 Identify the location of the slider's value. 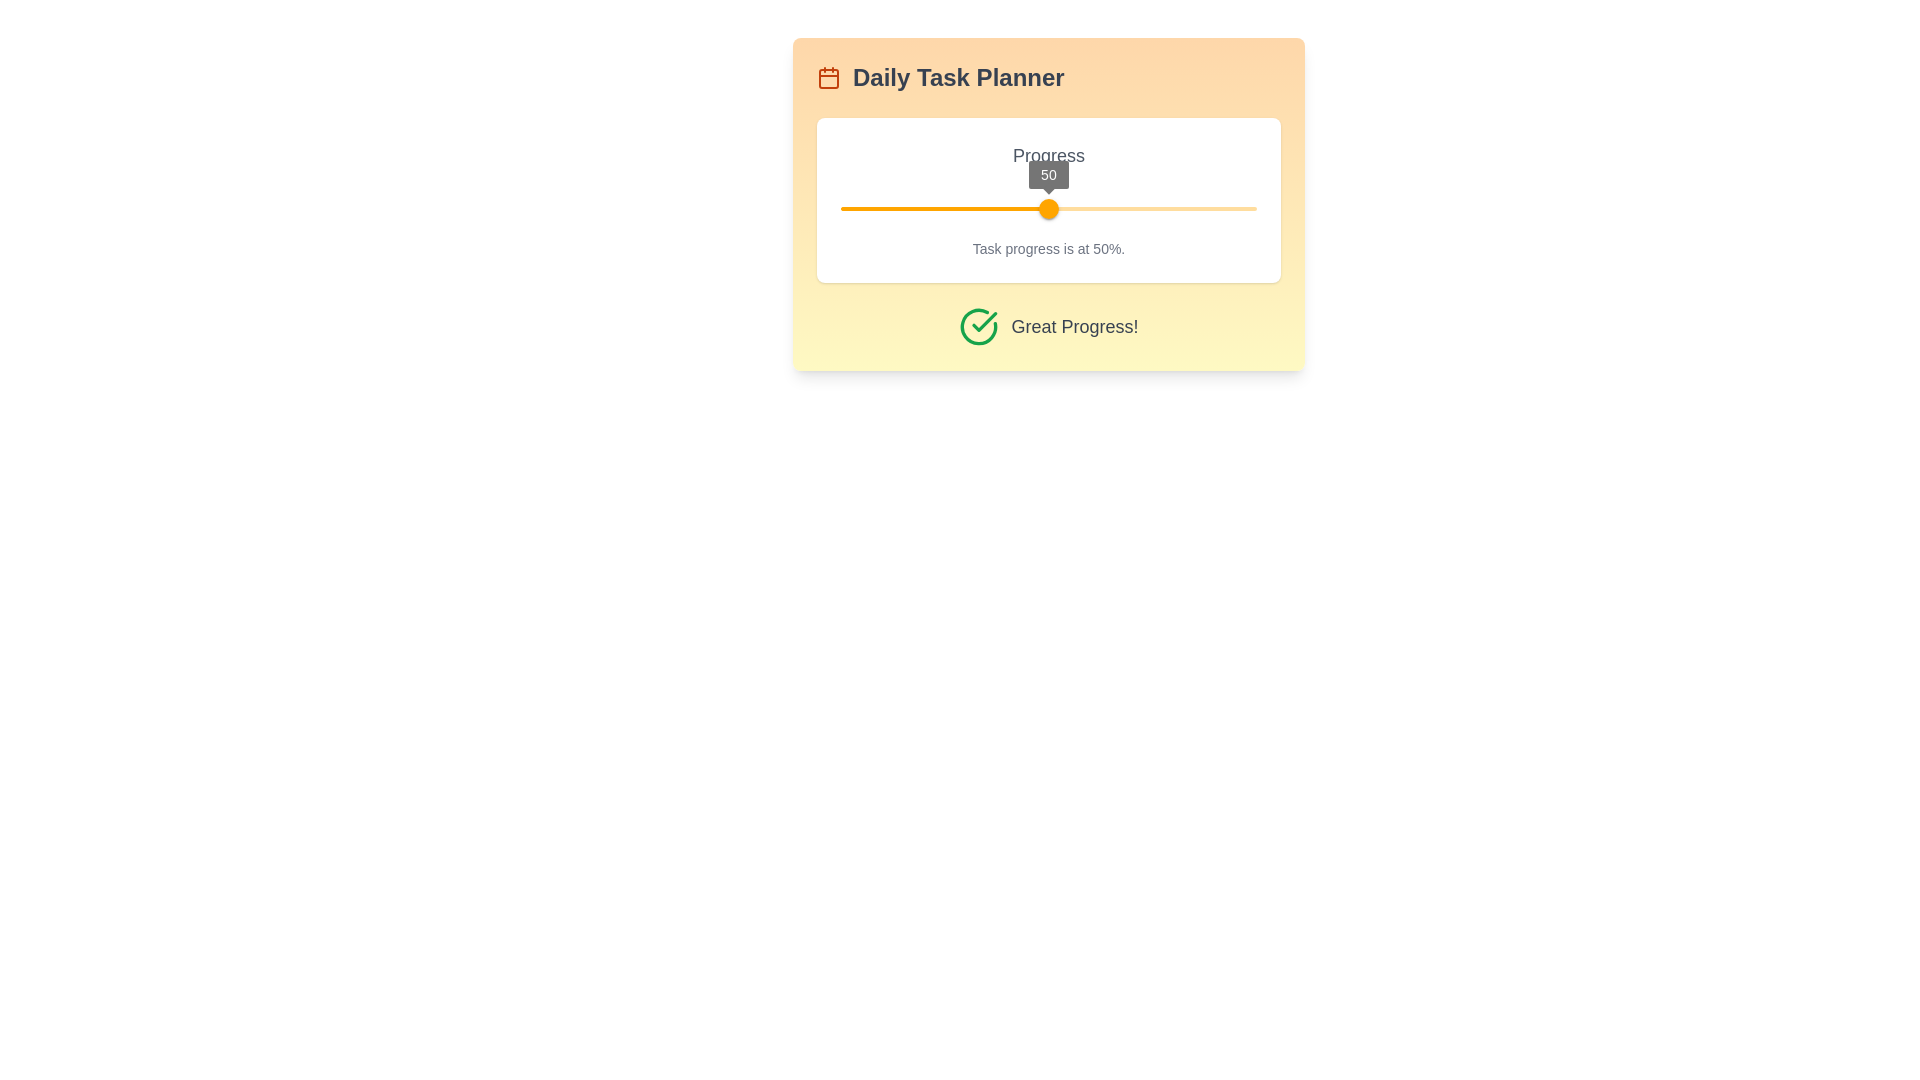
(1007, 208).